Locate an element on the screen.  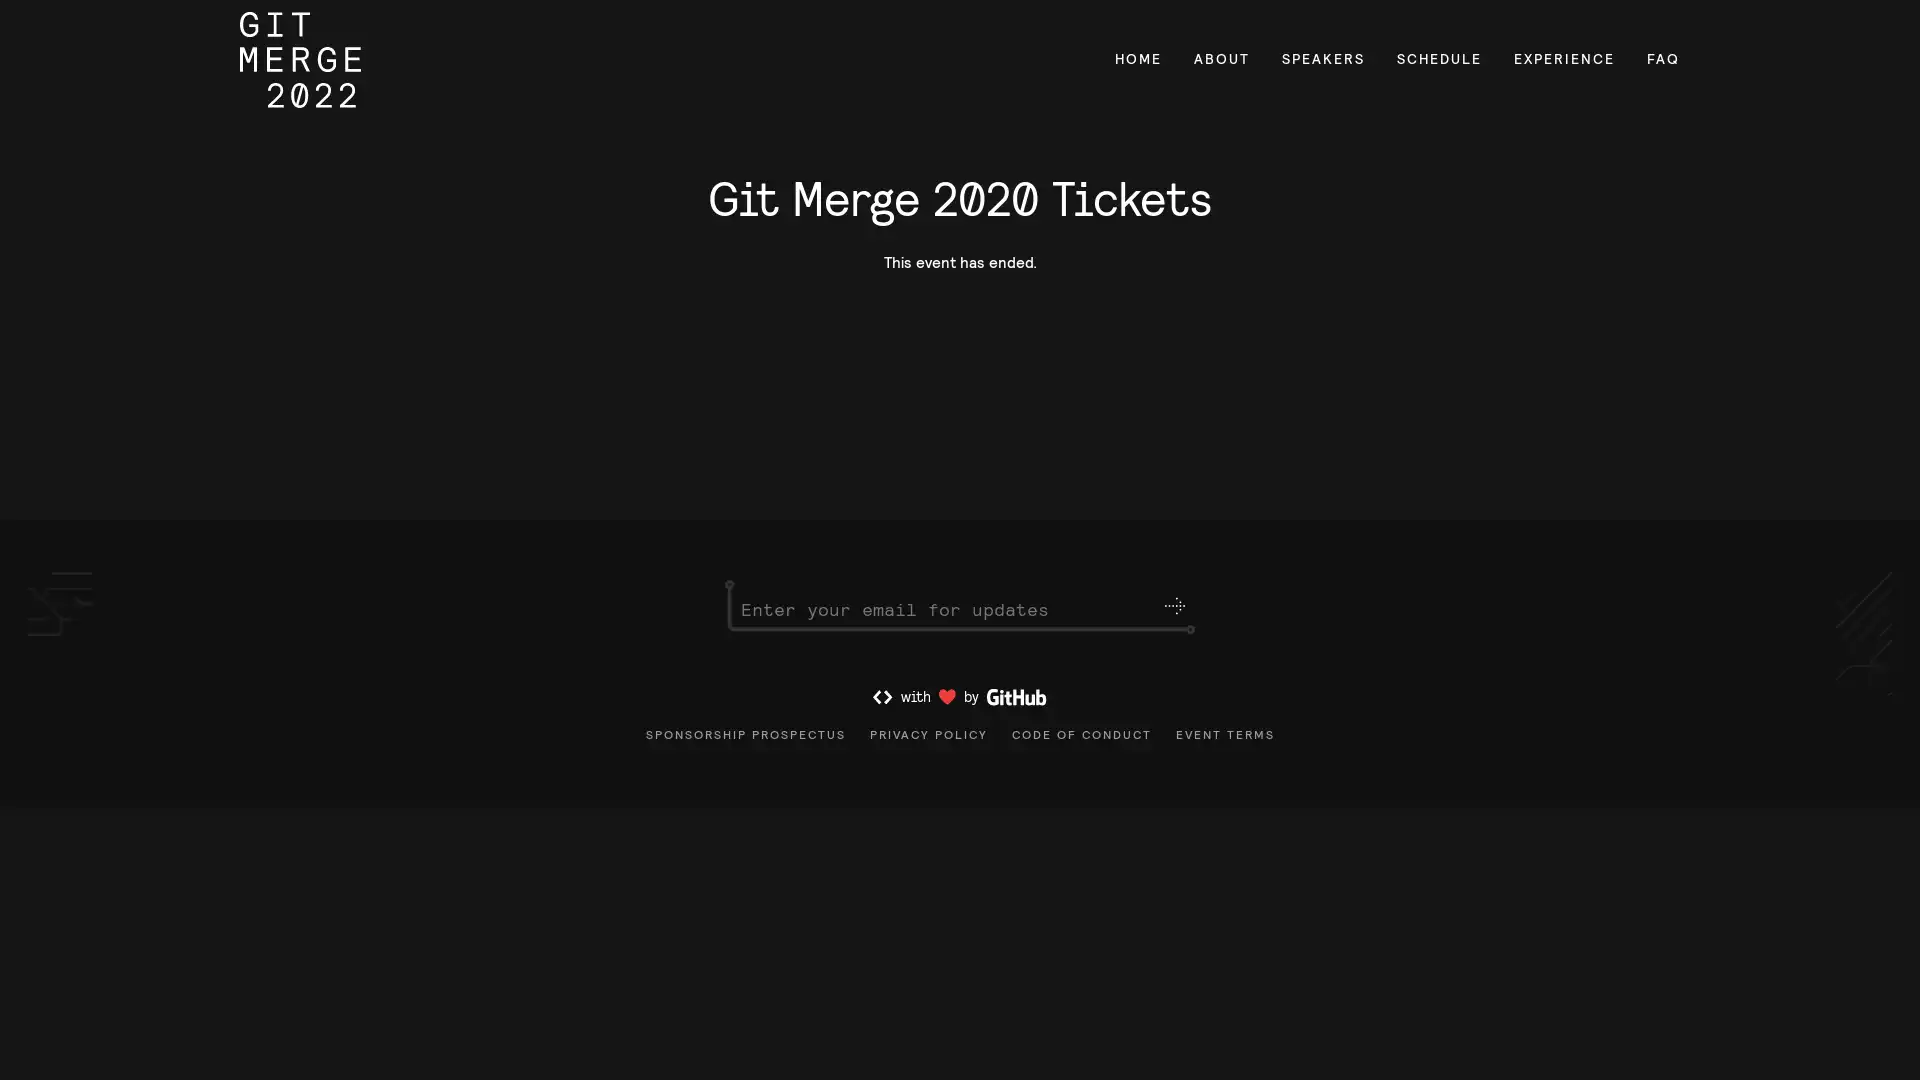
Submit is located at coordinates (1174, 616).